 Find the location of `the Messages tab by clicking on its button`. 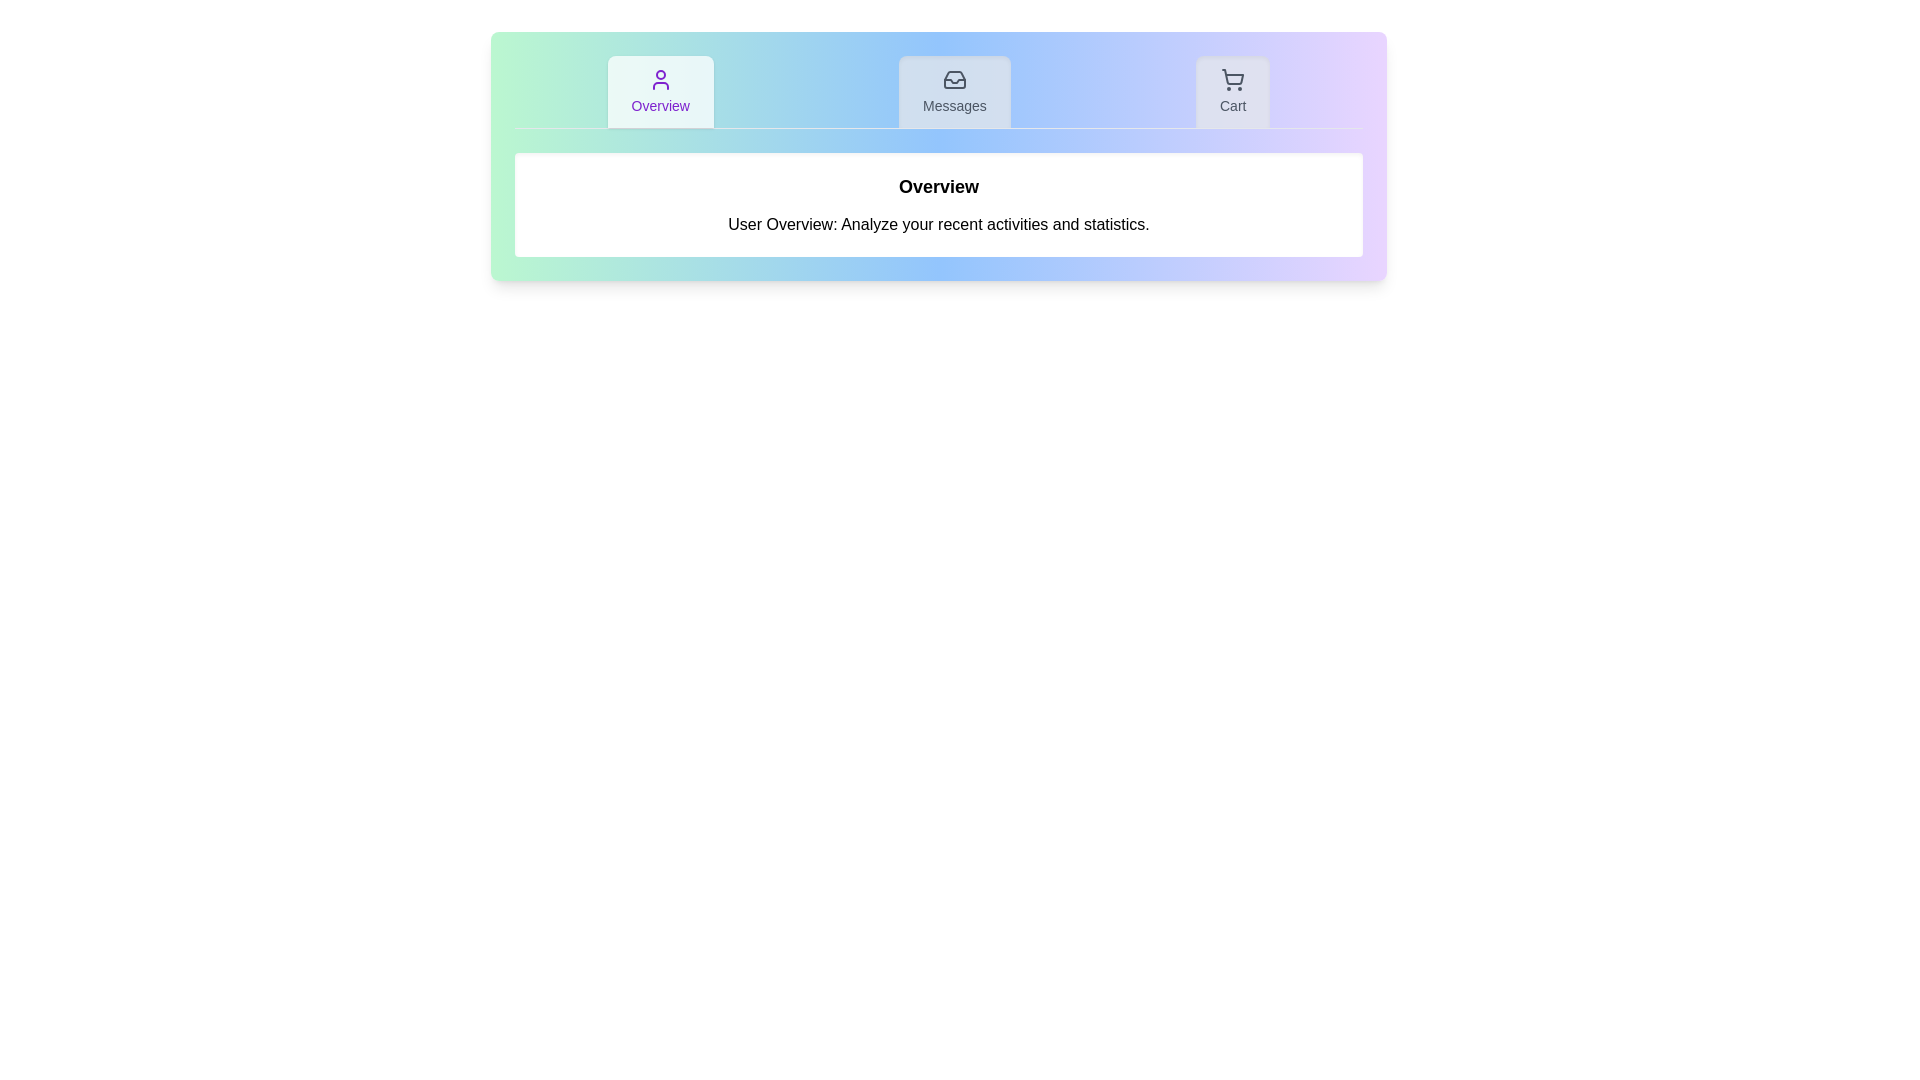

the Messages tab by clicking on its button is located at coordinates (954, 92).